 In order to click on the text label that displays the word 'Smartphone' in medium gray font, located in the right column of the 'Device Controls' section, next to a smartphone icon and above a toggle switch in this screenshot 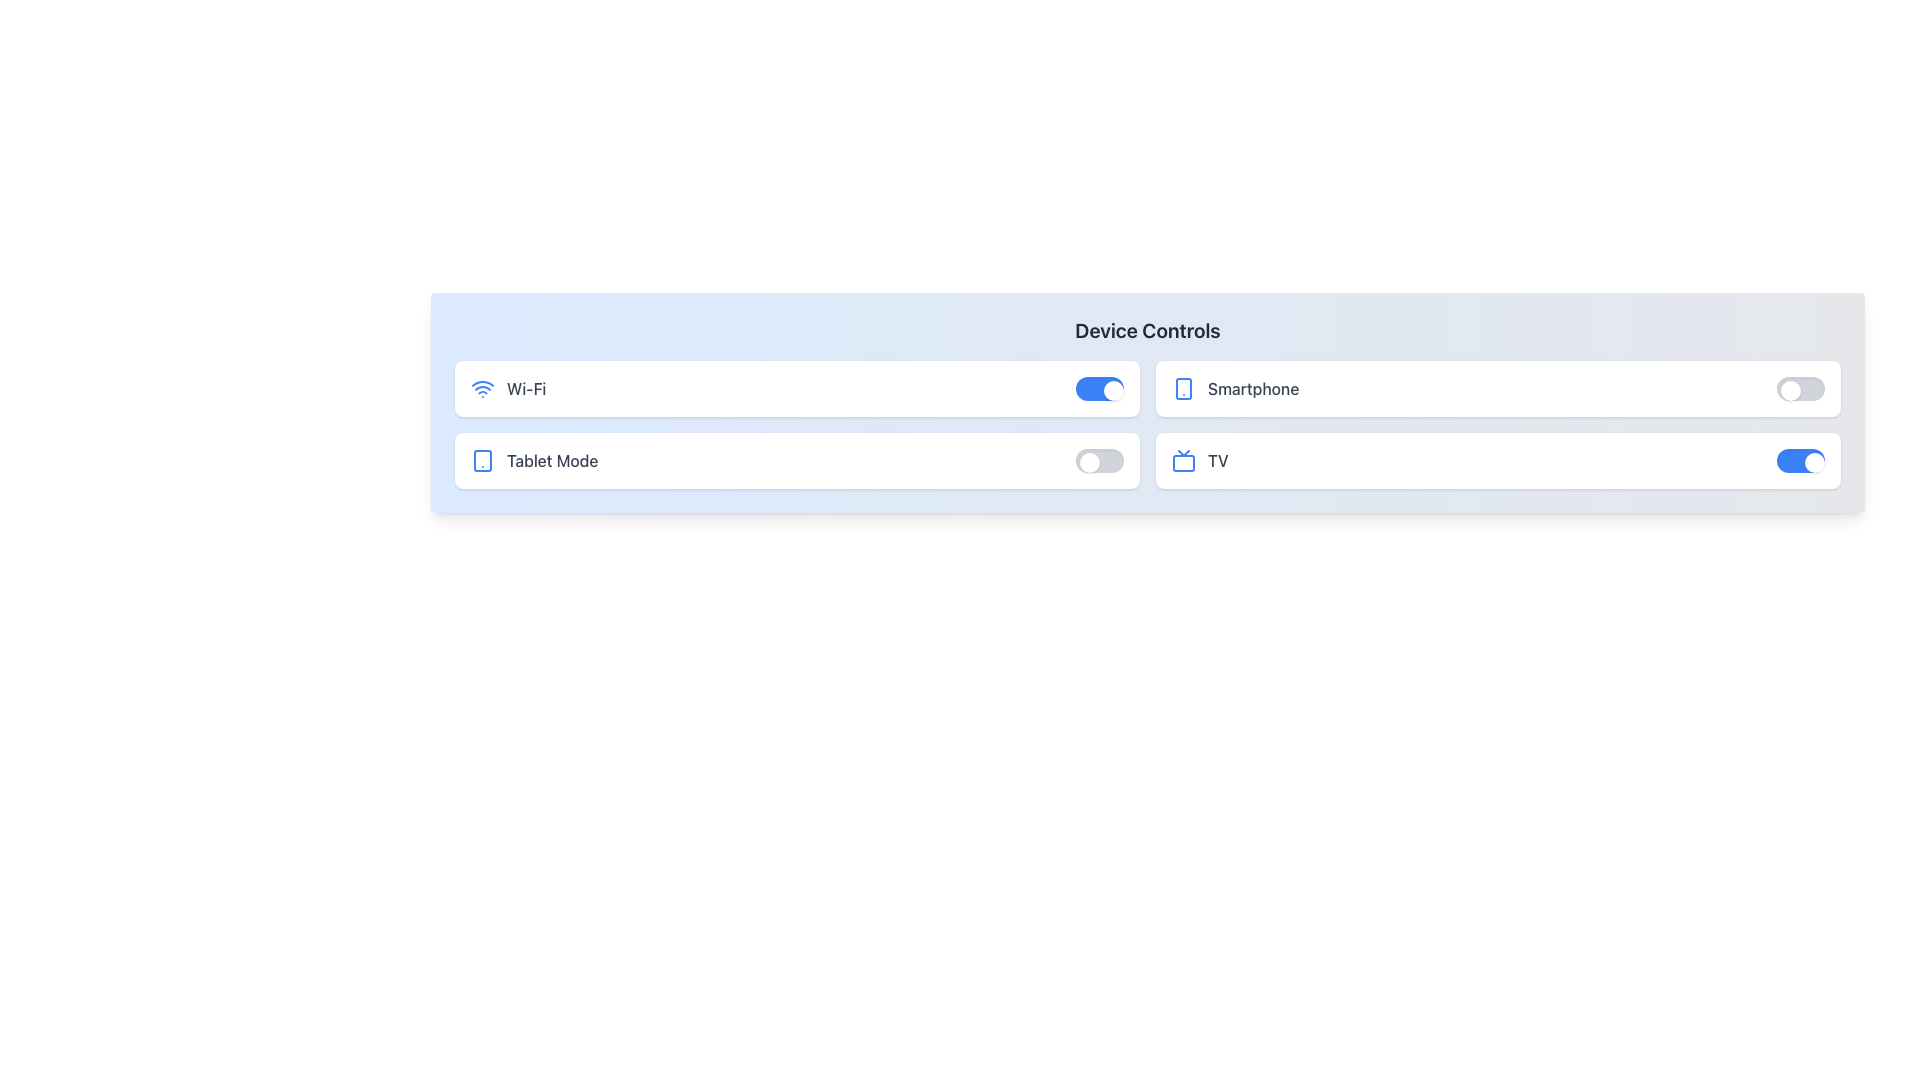, I will do `click(1252, 389)`.